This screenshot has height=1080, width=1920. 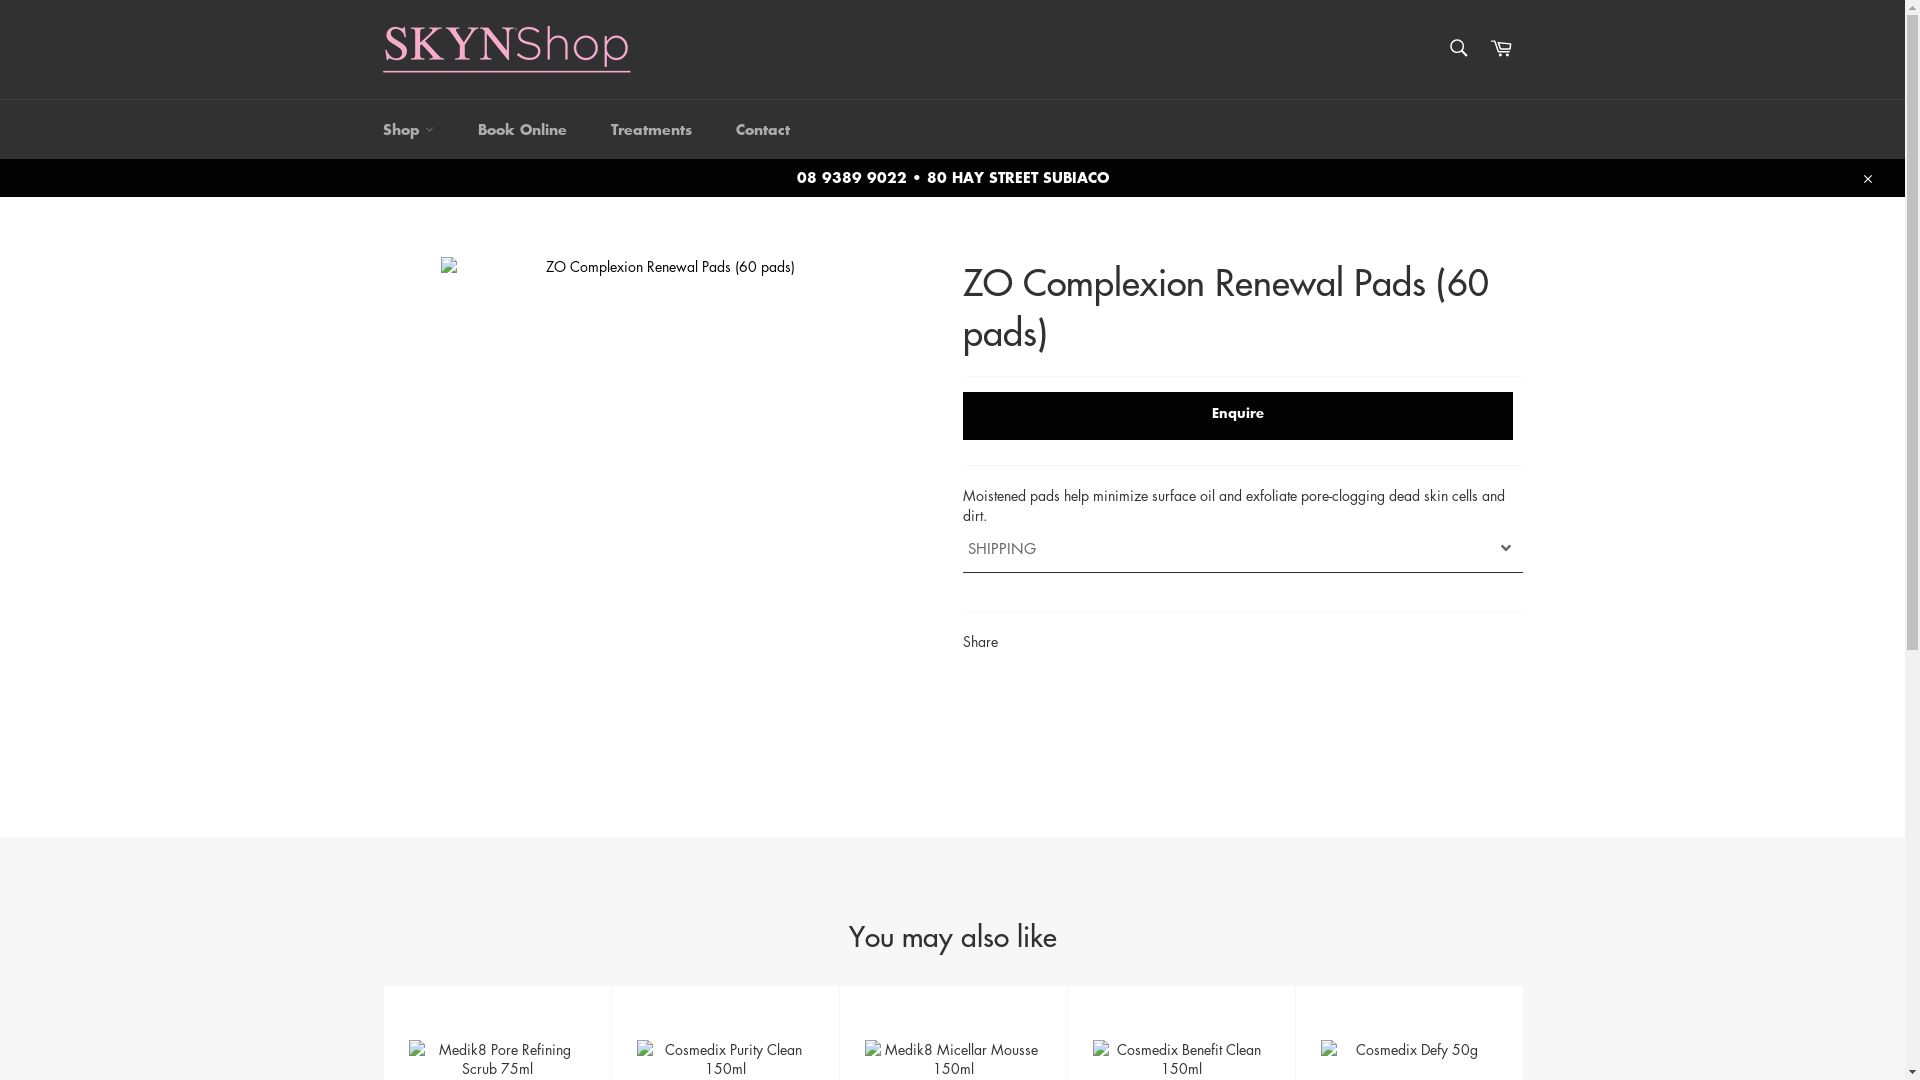 I want to click on 'Close', so click(x=1865, y=176).